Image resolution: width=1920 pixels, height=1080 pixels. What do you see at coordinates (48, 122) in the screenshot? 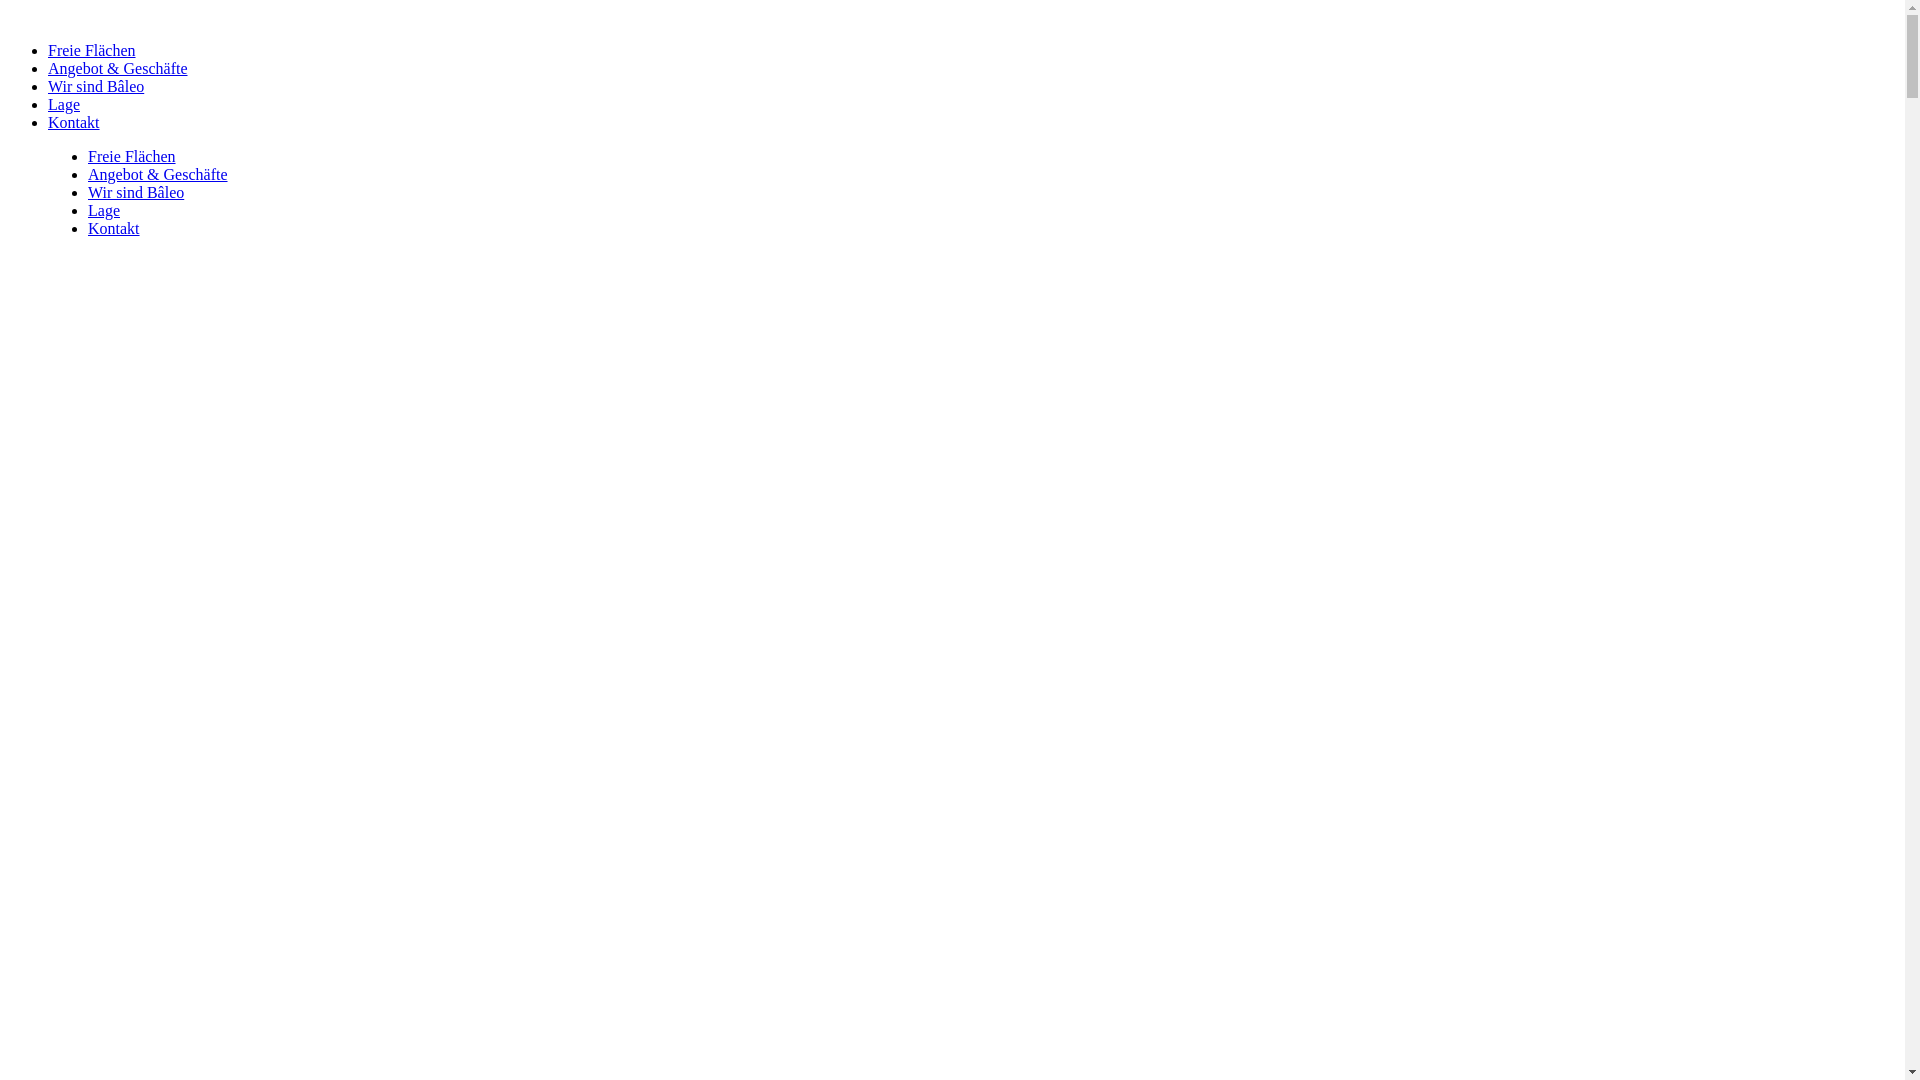
I see `'Kontakt'` at bounding box center [48, 122].